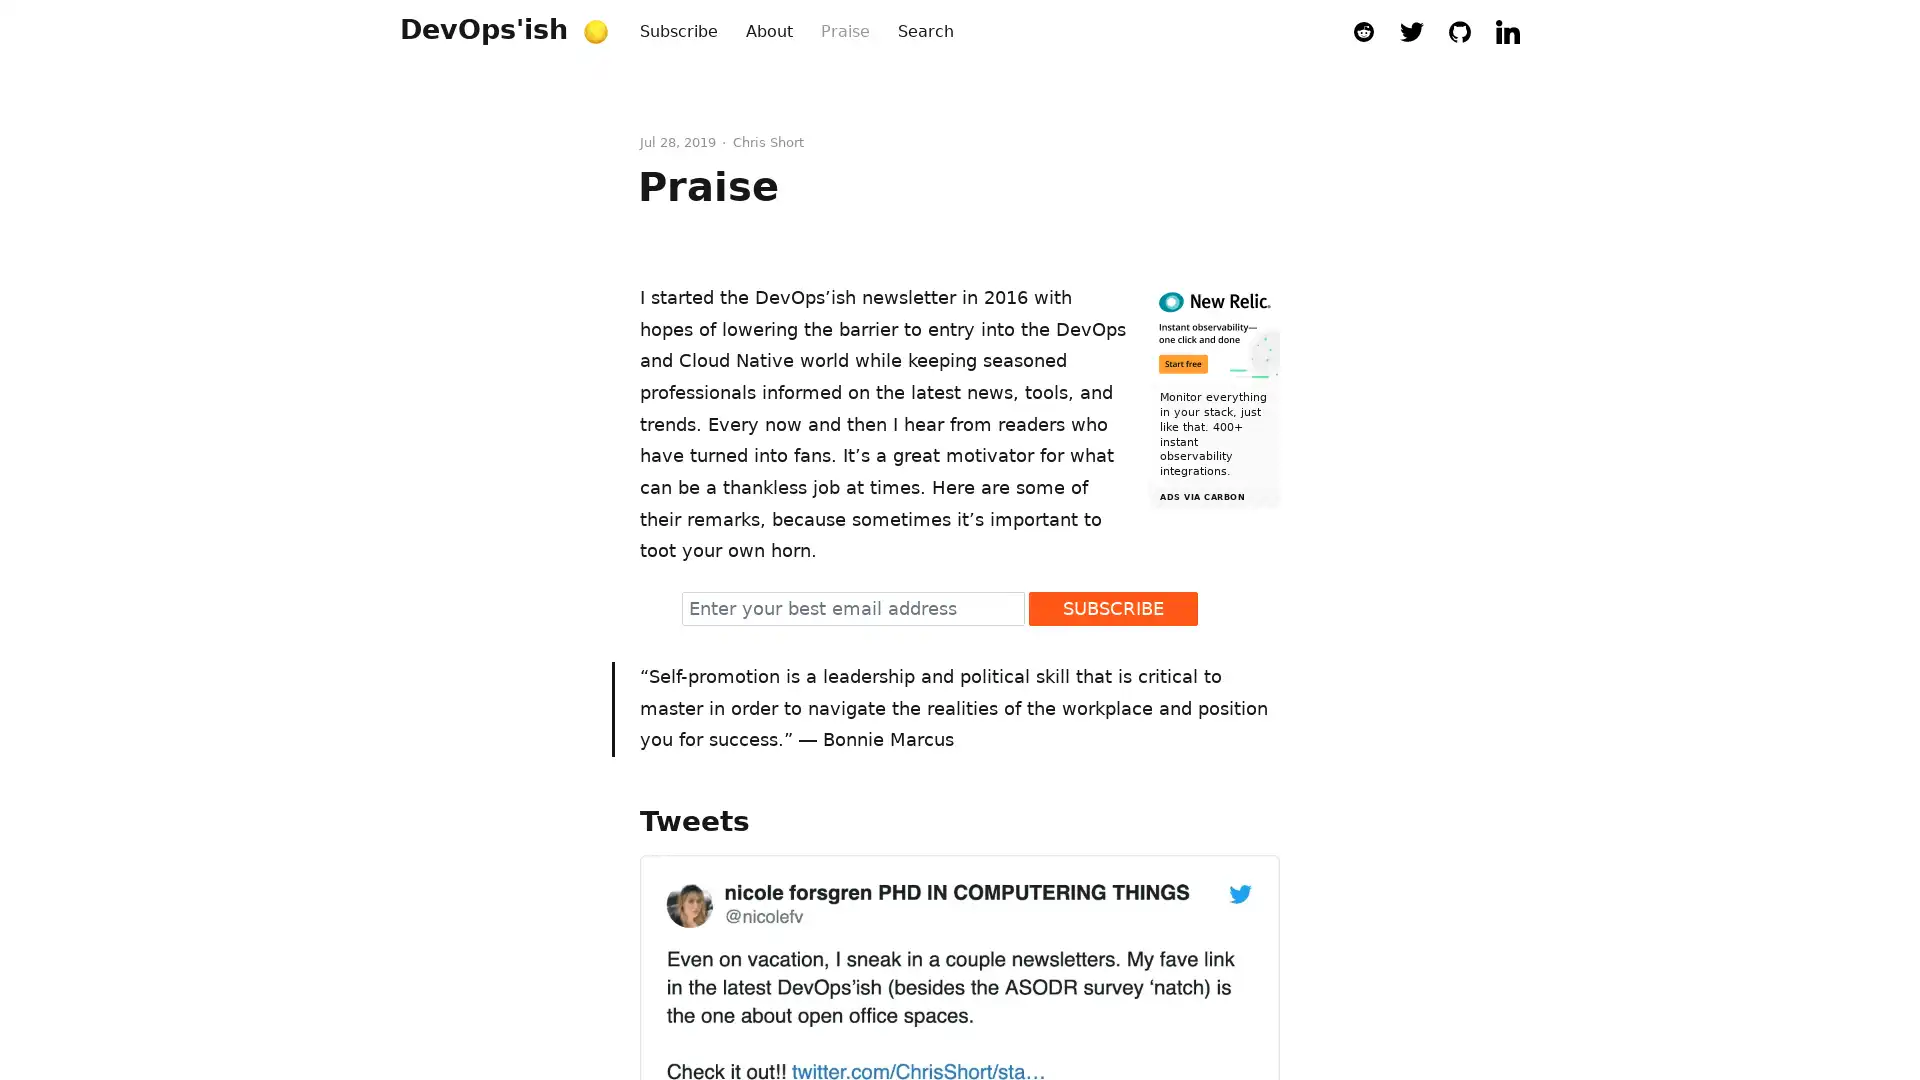 This screenshot has width=1920, height=1080. What do you see at coordinates (1112, 607) in the screenshot?
I see `SUBSCRIBE` at bounding box center [1112, 607].